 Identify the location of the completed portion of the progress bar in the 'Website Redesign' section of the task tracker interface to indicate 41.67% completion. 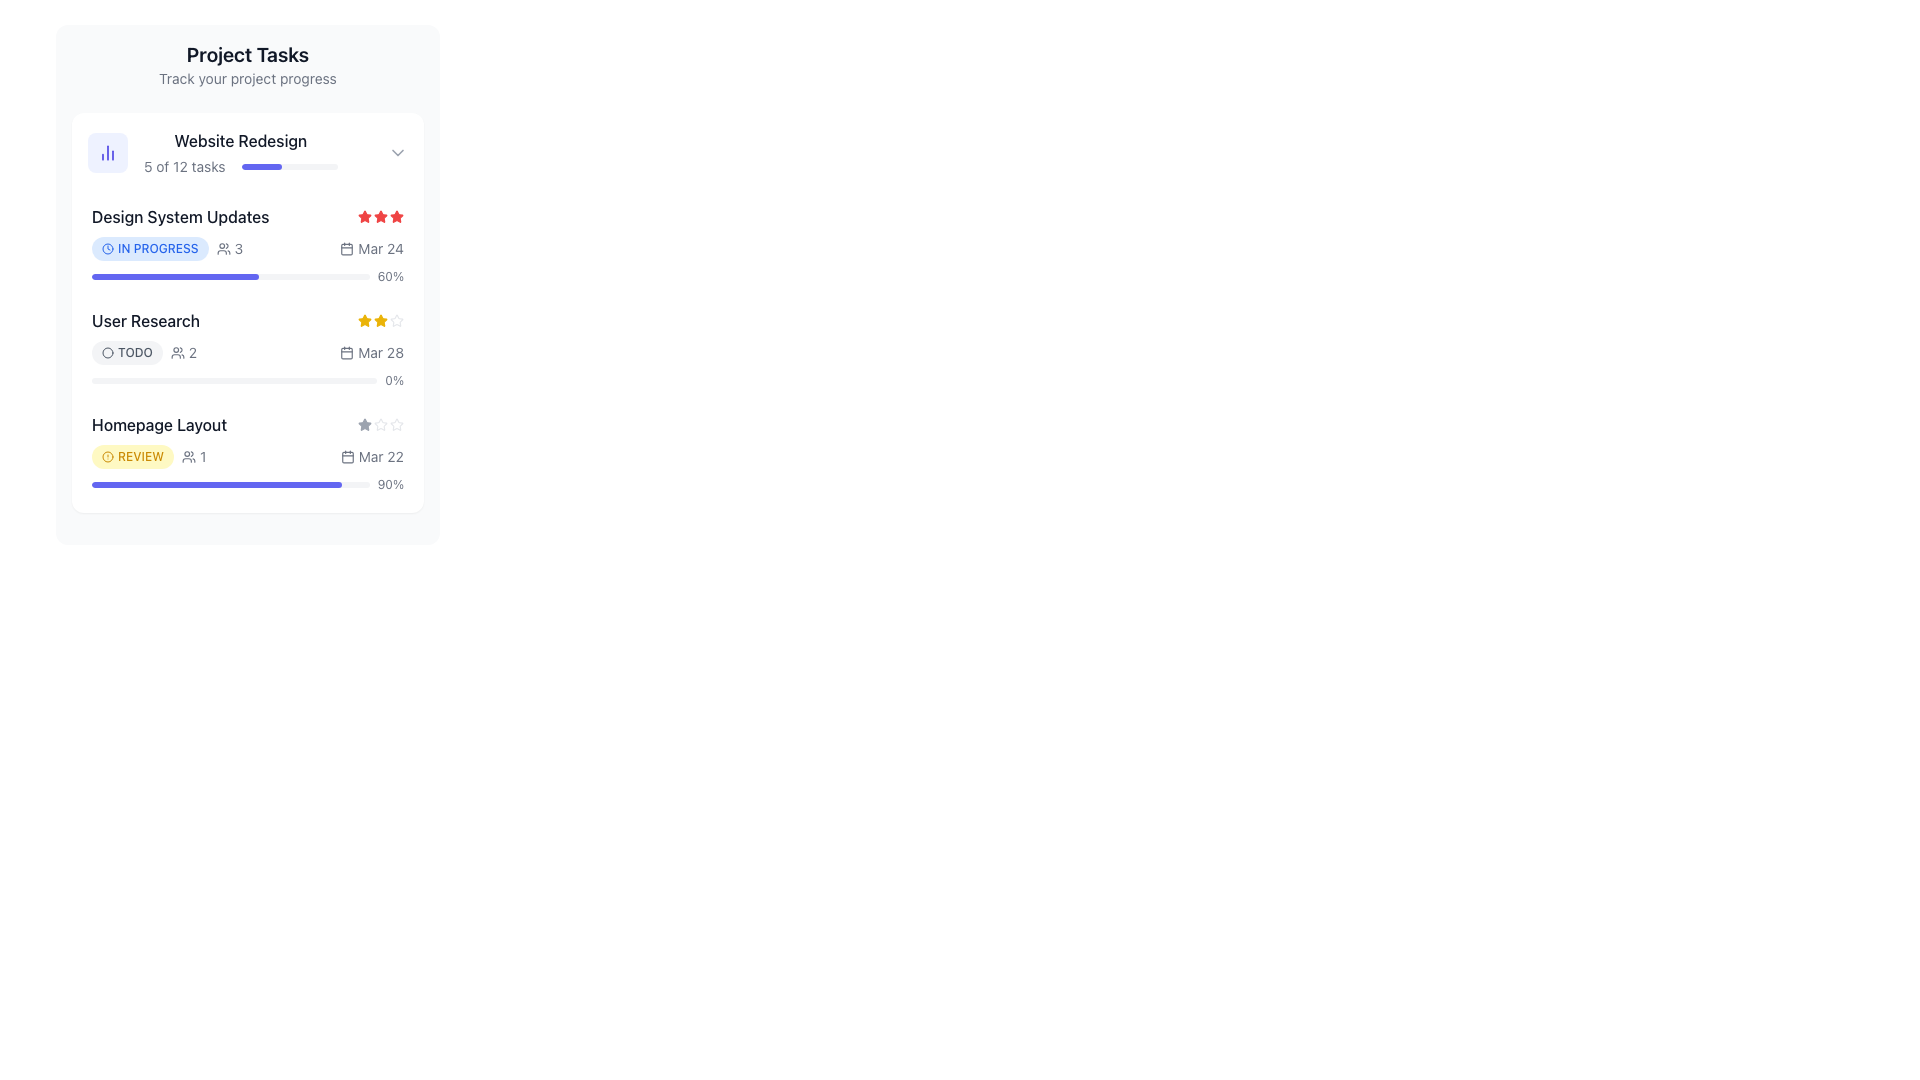
(260, 165).